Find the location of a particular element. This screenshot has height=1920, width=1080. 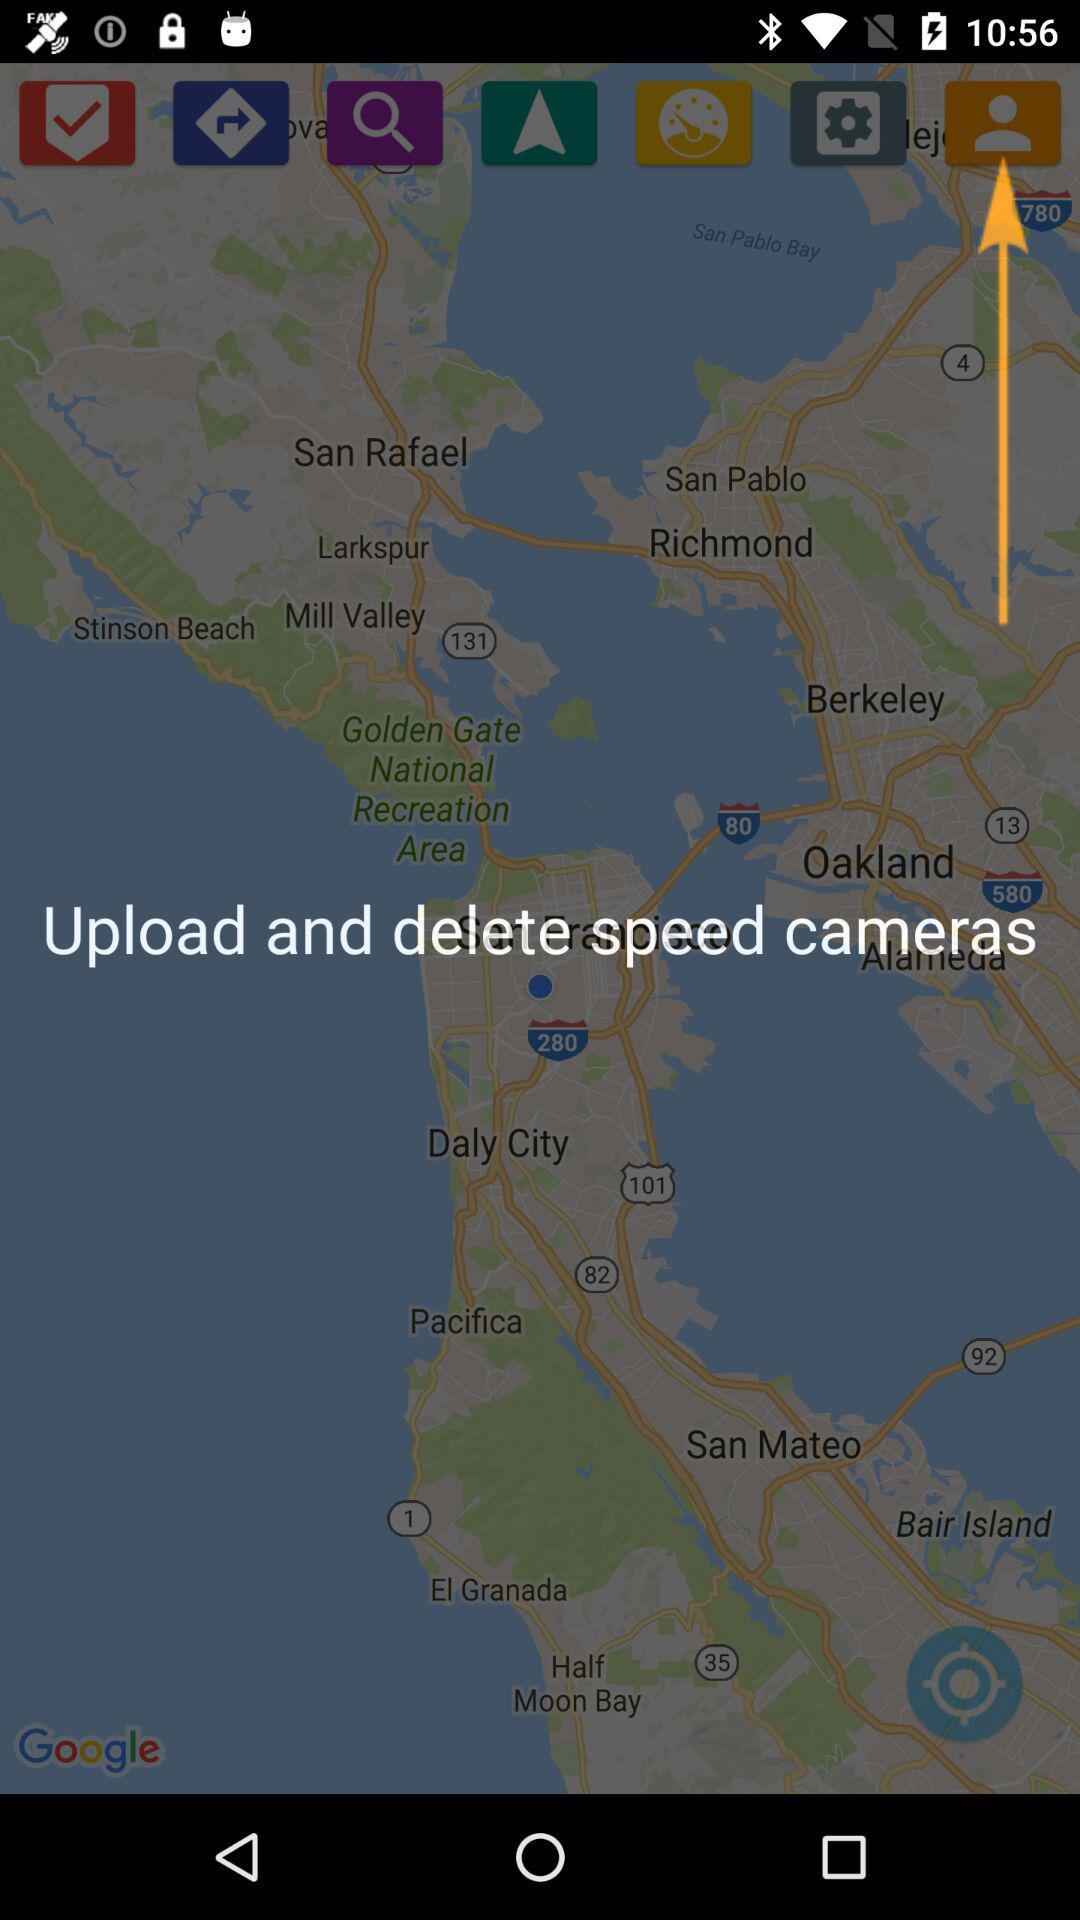

goto next page is located at coordinates (229, 121).